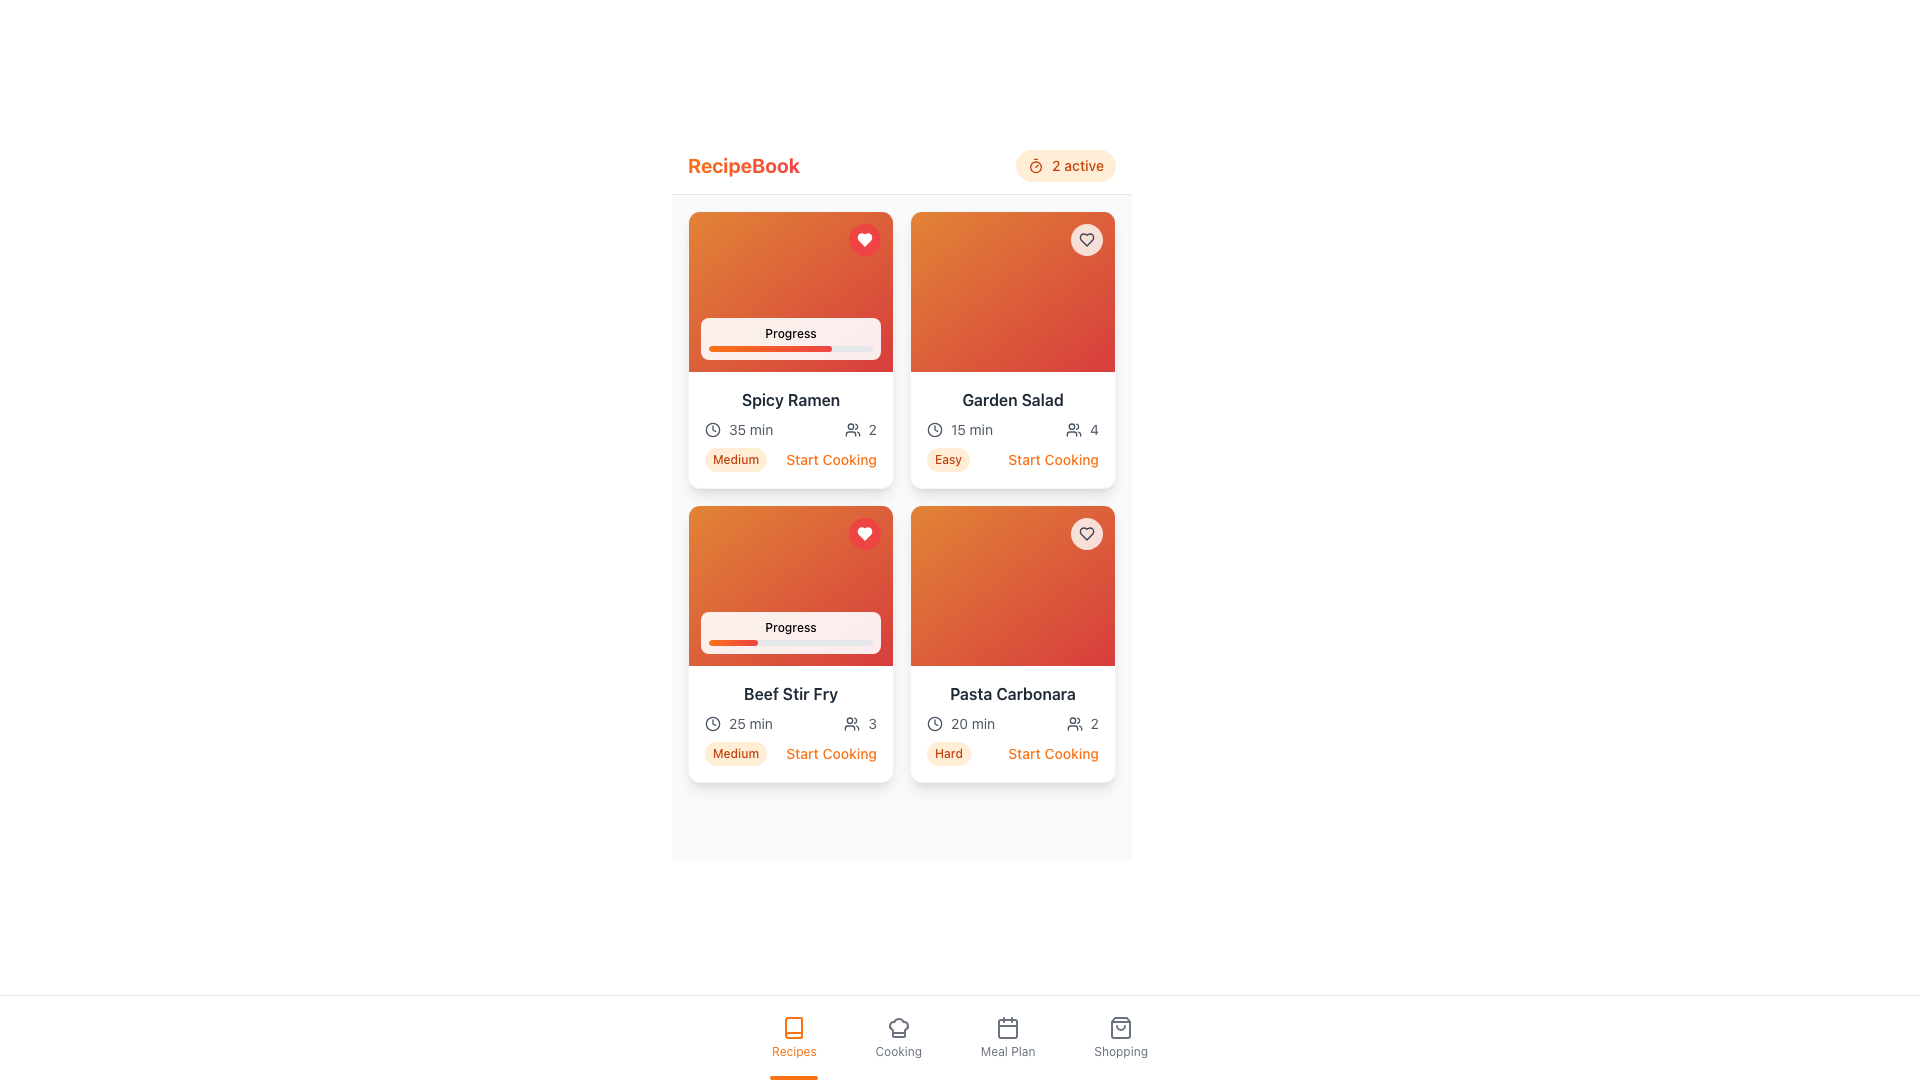 This screenshot has height=1080, width=1920. What do you see at coordinates (790, 338) in the screenshot?
I see `progress information from the progress indicator located at the bottom section of the recipe card in the top-left corner of a 2x2 grid of recipe cards` at bounding box center [790, 338].